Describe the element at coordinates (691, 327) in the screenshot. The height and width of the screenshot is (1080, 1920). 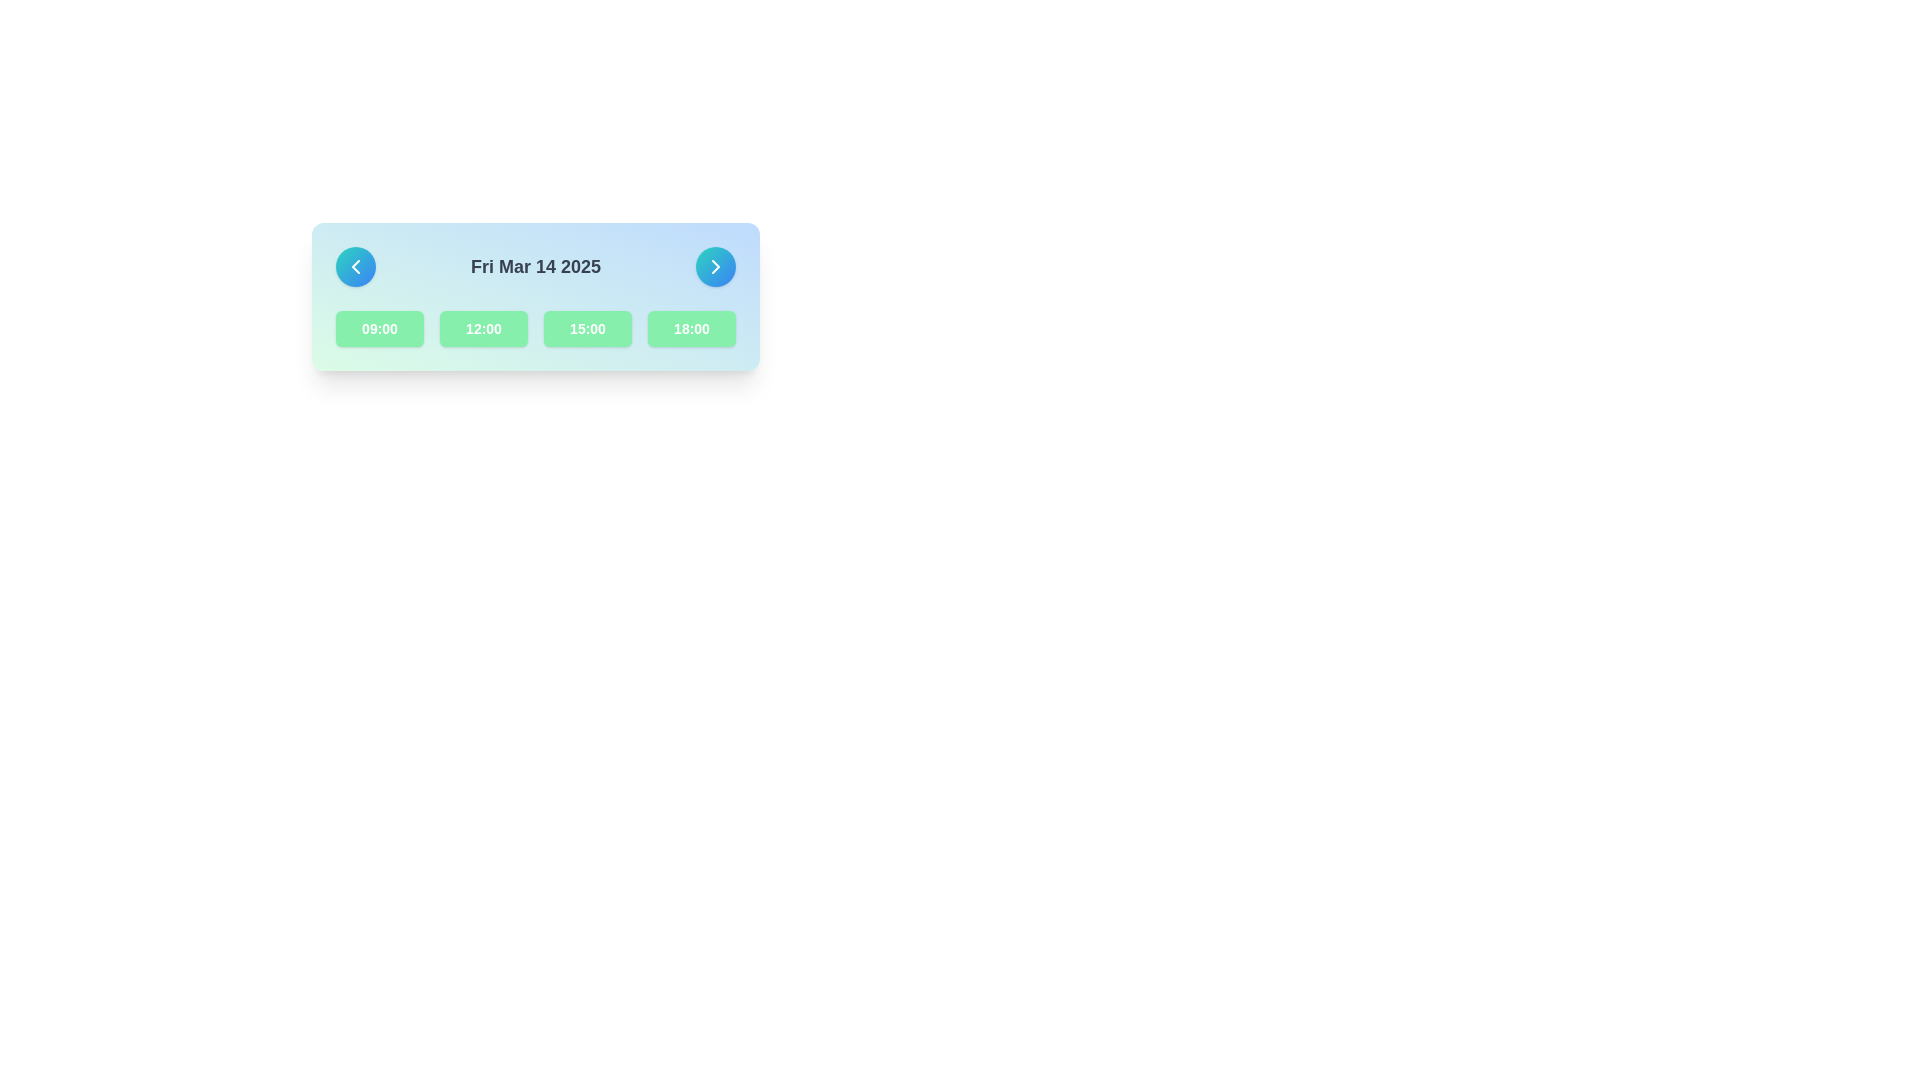
I see `the rectangular button with rounded corners displaying '18:00' in white on a green background located in the bottom-right corner of the grid layout` at that location.